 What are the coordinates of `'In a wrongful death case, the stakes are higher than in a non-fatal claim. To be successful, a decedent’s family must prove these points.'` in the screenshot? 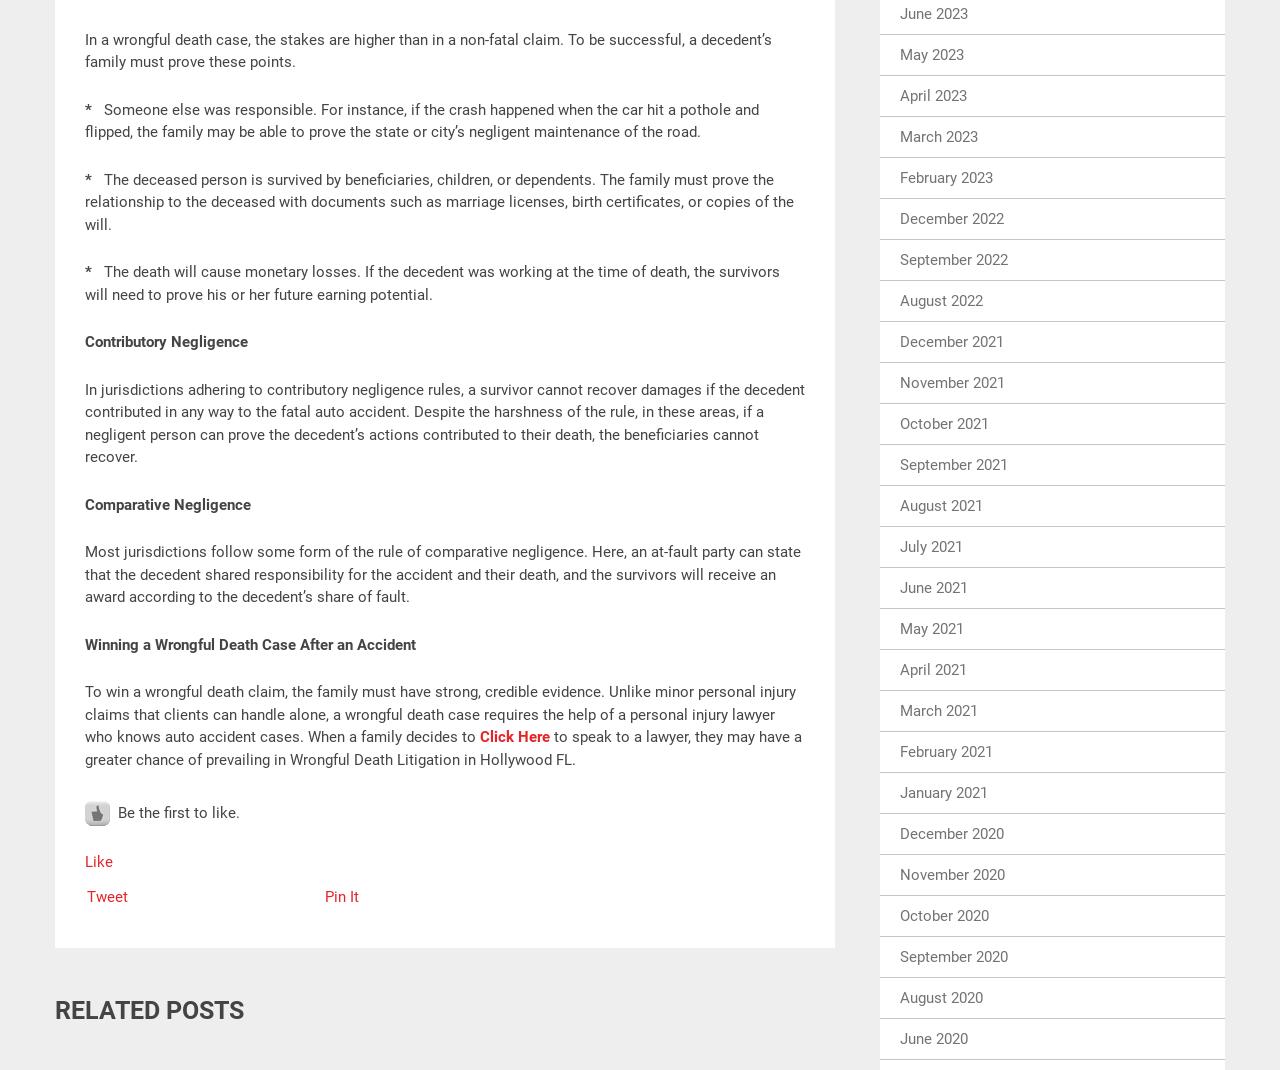 It's located at (427, 49).